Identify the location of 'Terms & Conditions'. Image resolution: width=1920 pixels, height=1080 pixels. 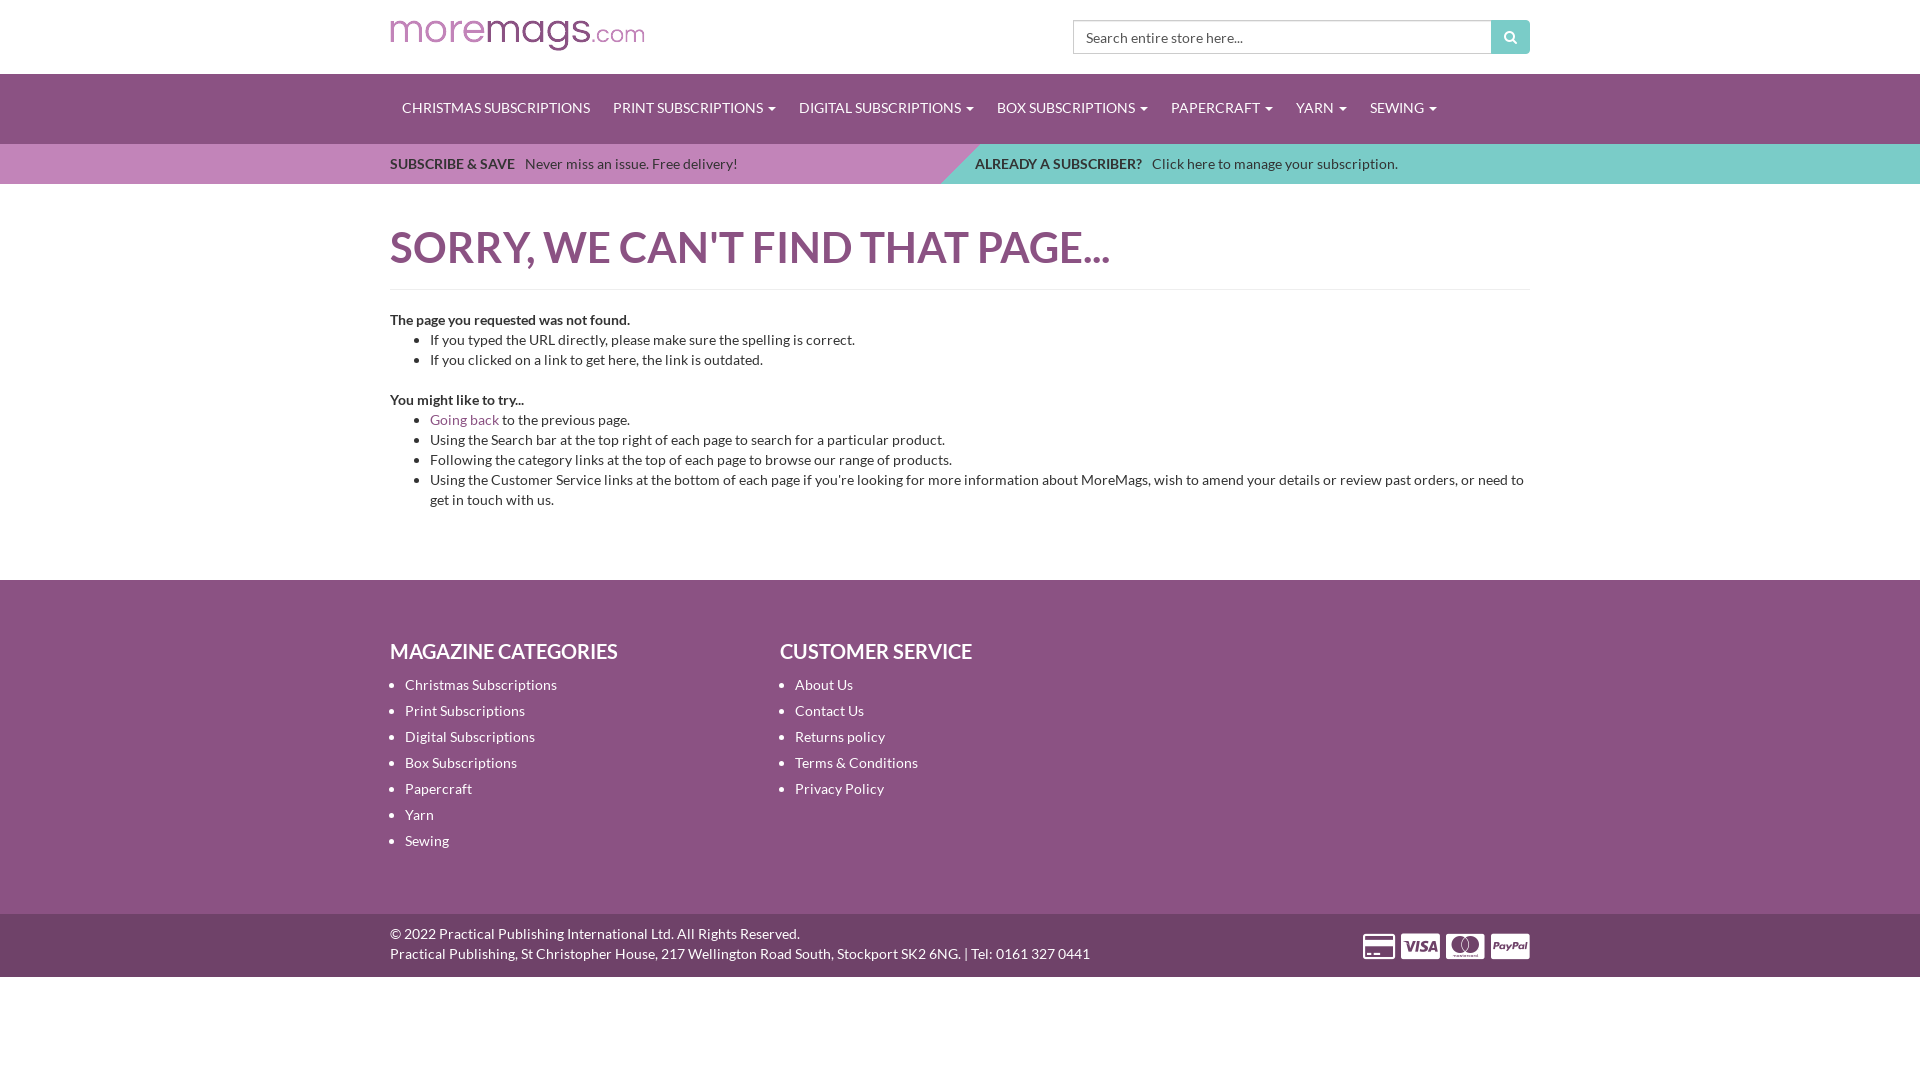
(856, 762).